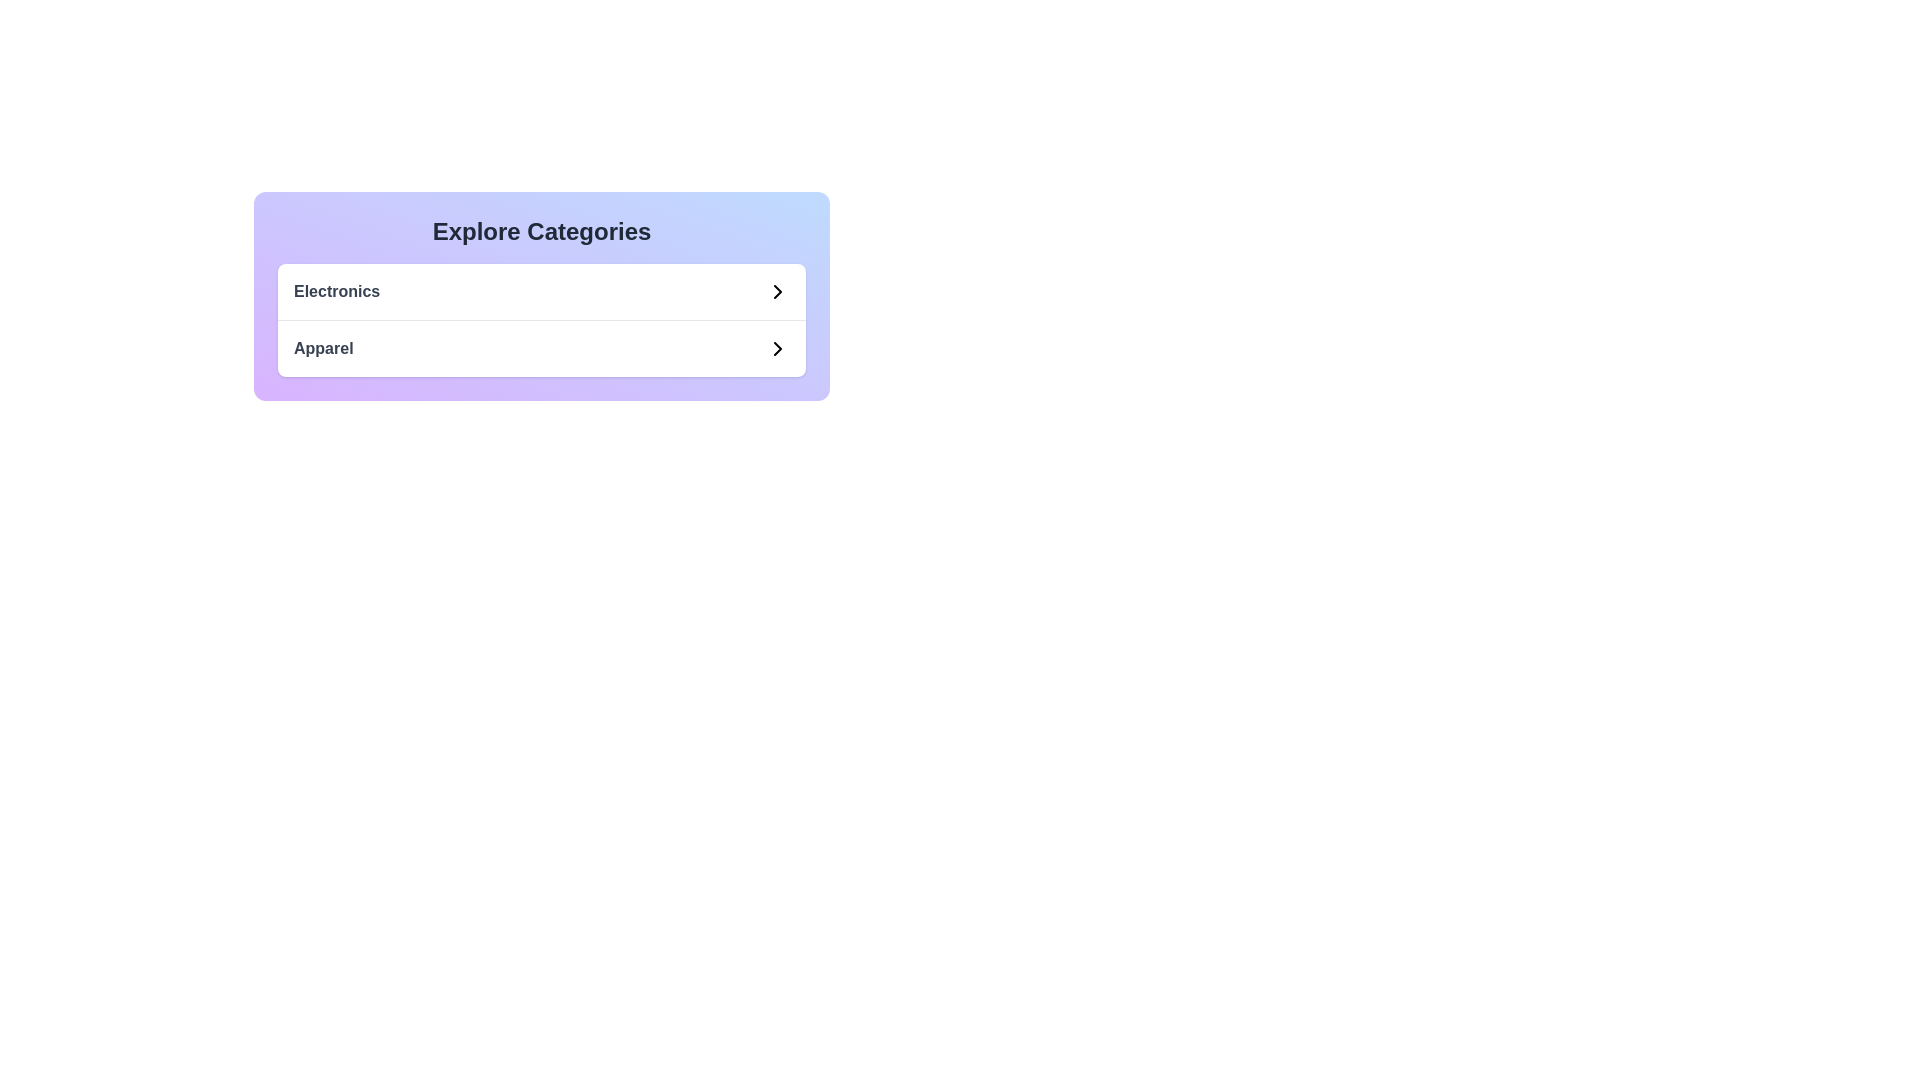 This screenshot has height=1080, width=1920. Describe the element at coordinates (776, 347) in the screenshot. I see `the right-facing chevron icon indicating navigation at the end of the 'Apparel' label in the category list` at that location.